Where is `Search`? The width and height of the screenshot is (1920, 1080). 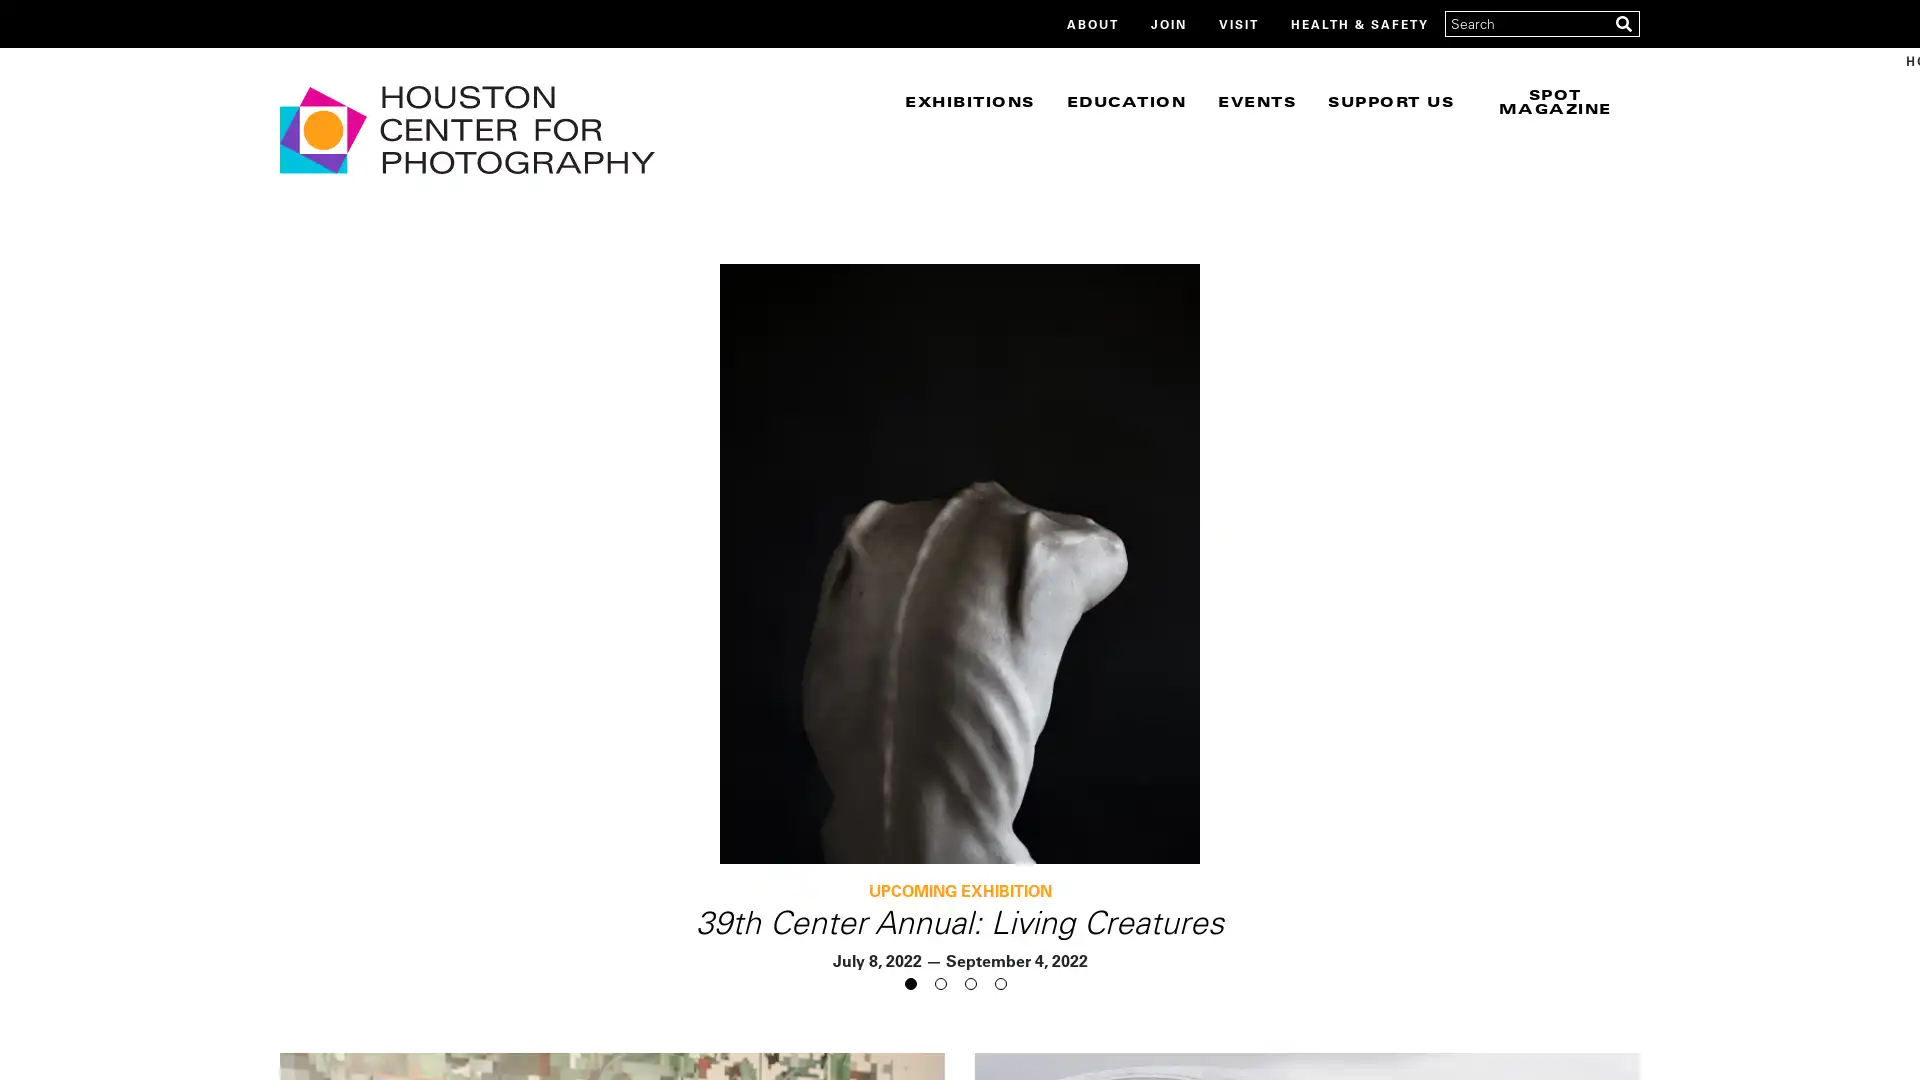
Search is located at coordinates (1623, 23).